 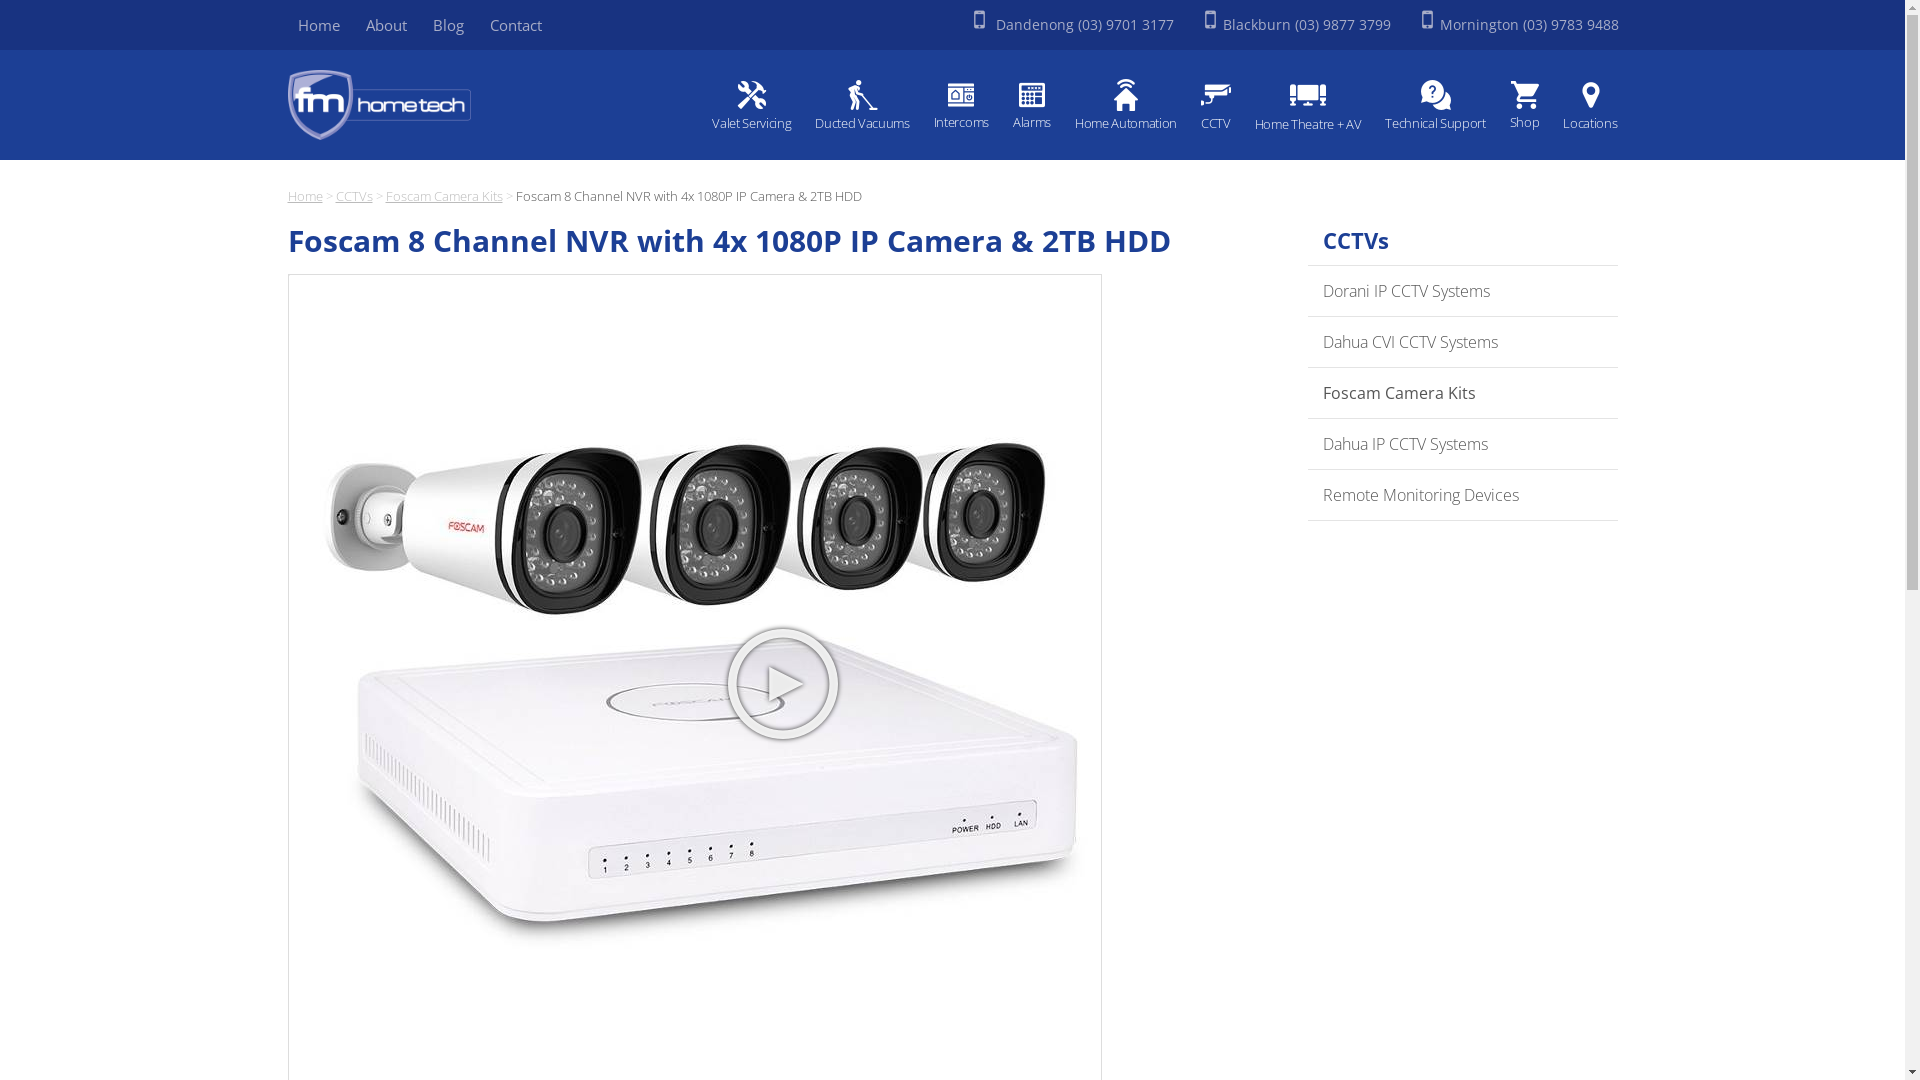 What do you see at coordinates (1463, 443) in the screenshot?
I see `'Dahua IP CCTV Systems'` at bounding box center [1463, 443].